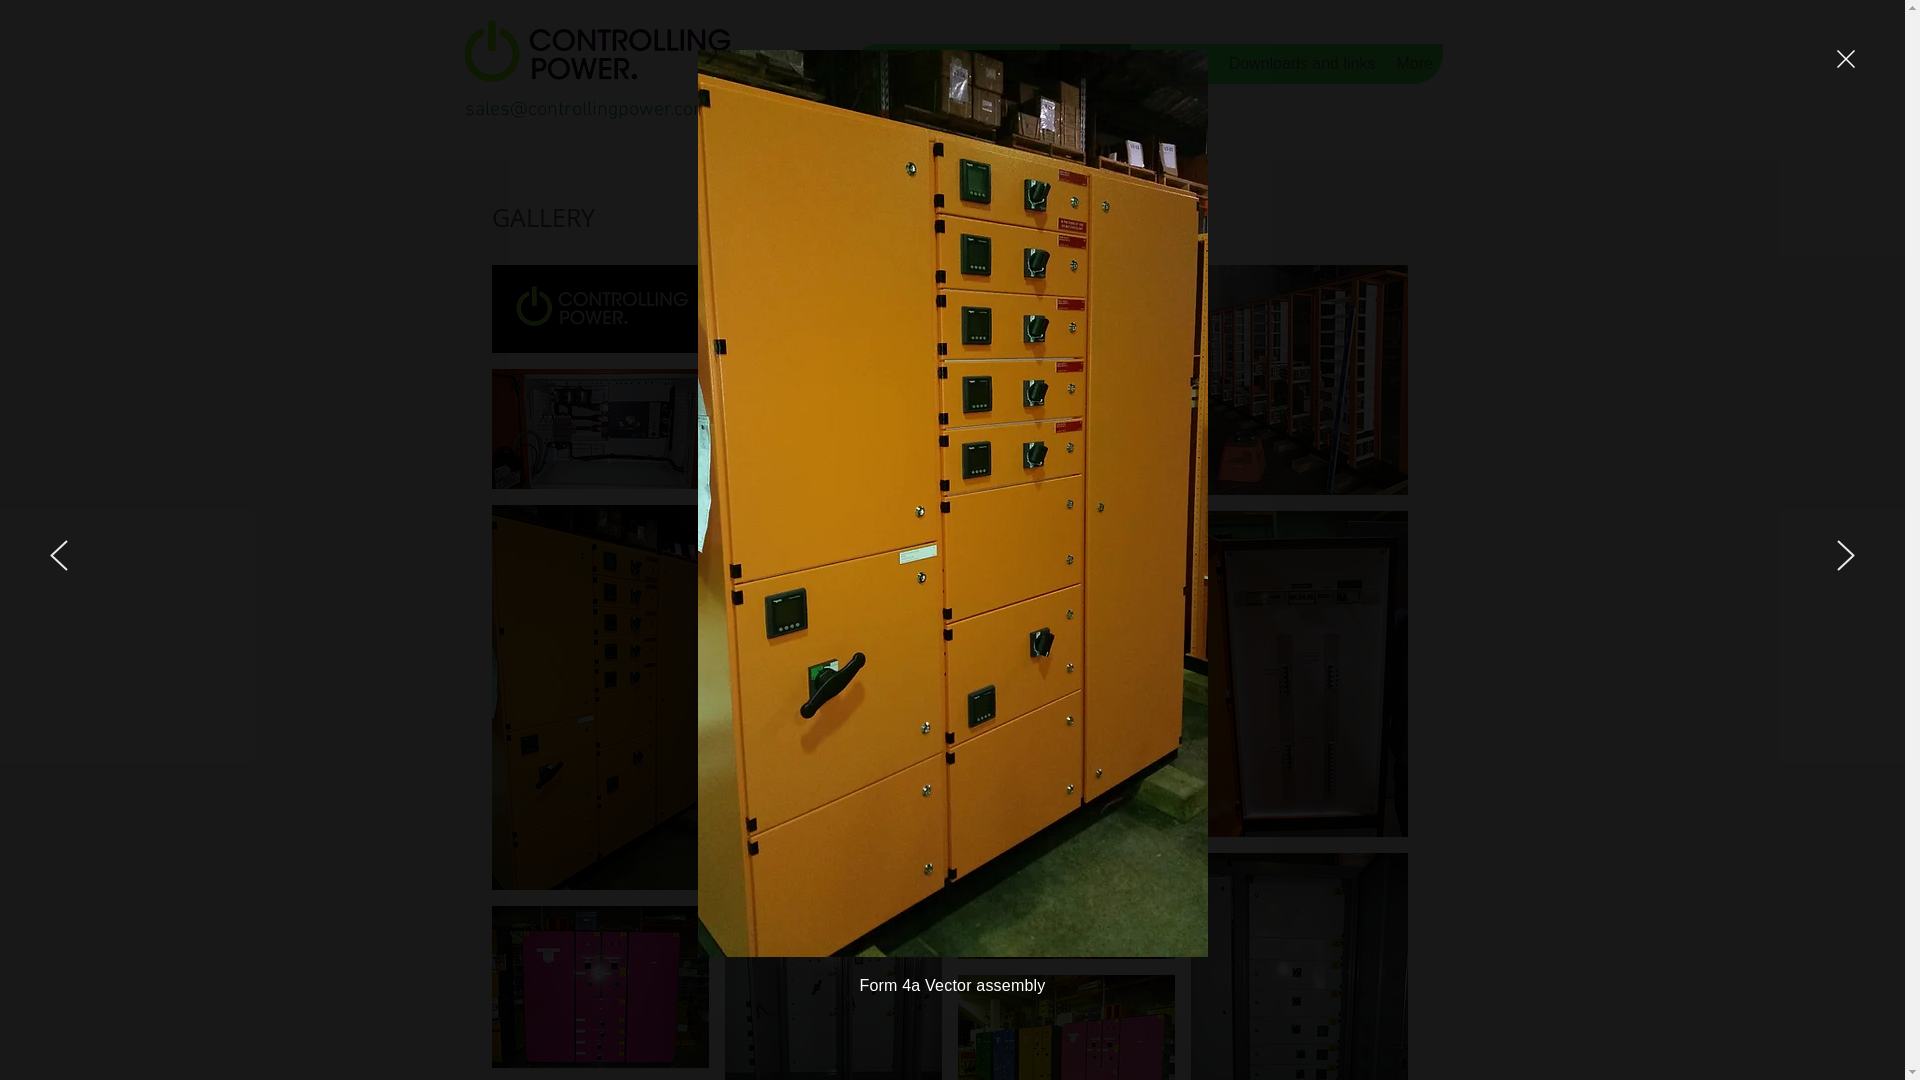 The width and height of the screenshot is (1920, 1080). I want to click on 'Downloads and links', so click(1301, 63).